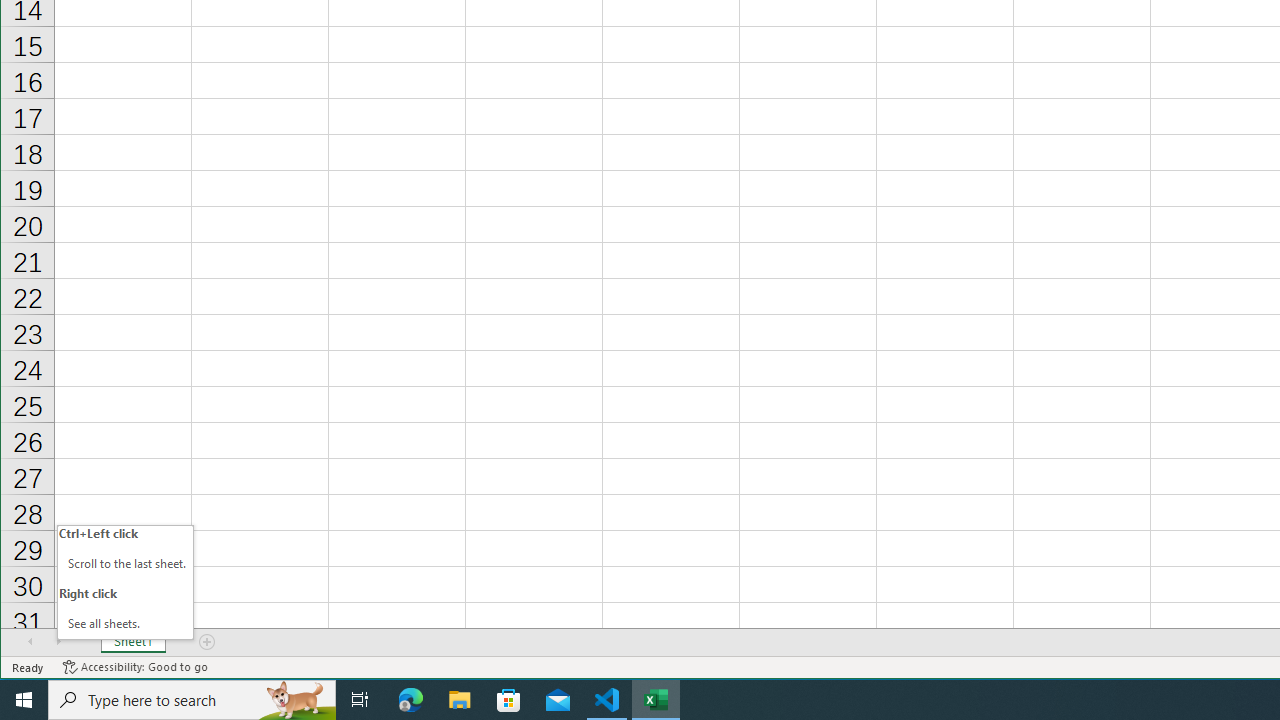 The width and height of the screenshot is (1280, 720). I want to click on 'Type here to search', so click(192, 698).